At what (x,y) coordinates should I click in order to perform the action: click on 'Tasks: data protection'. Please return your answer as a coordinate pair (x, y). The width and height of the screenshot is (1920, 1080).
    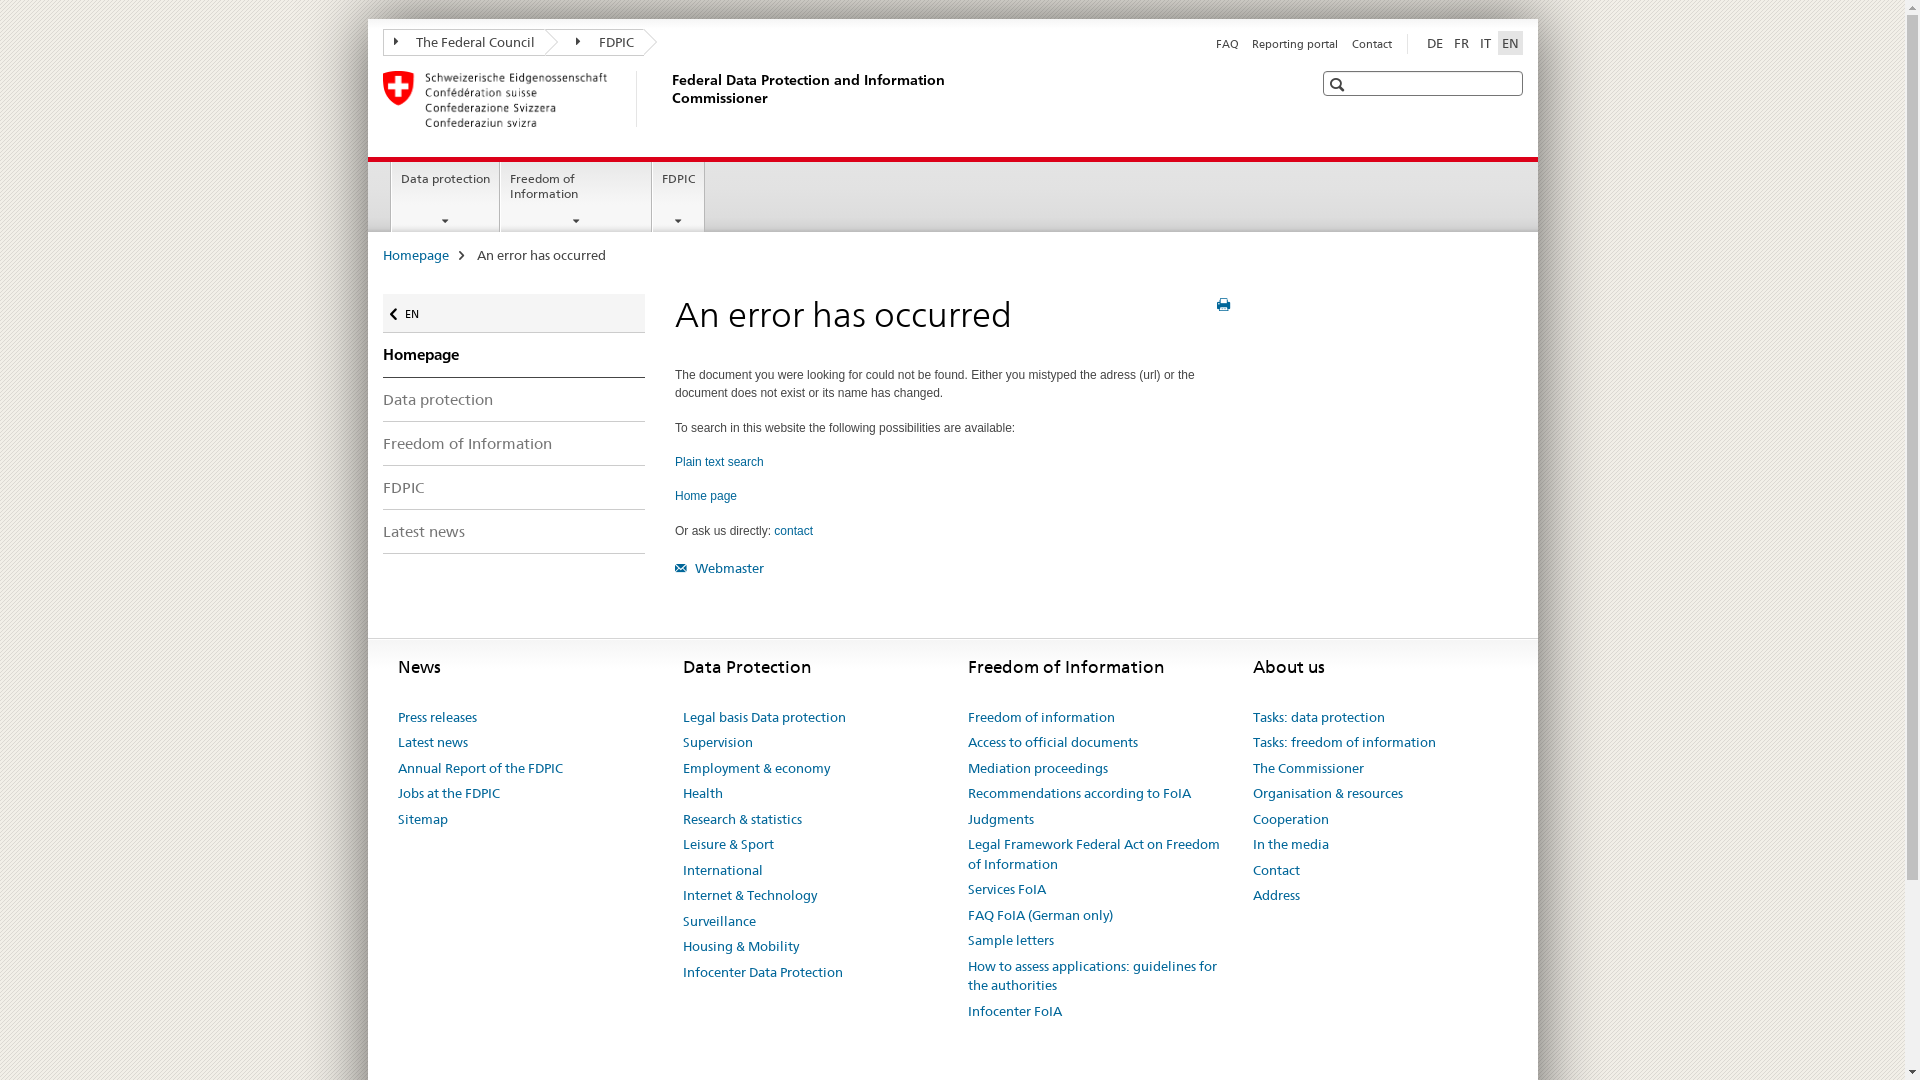
    Looking at the image, I should click on (1251, 716).